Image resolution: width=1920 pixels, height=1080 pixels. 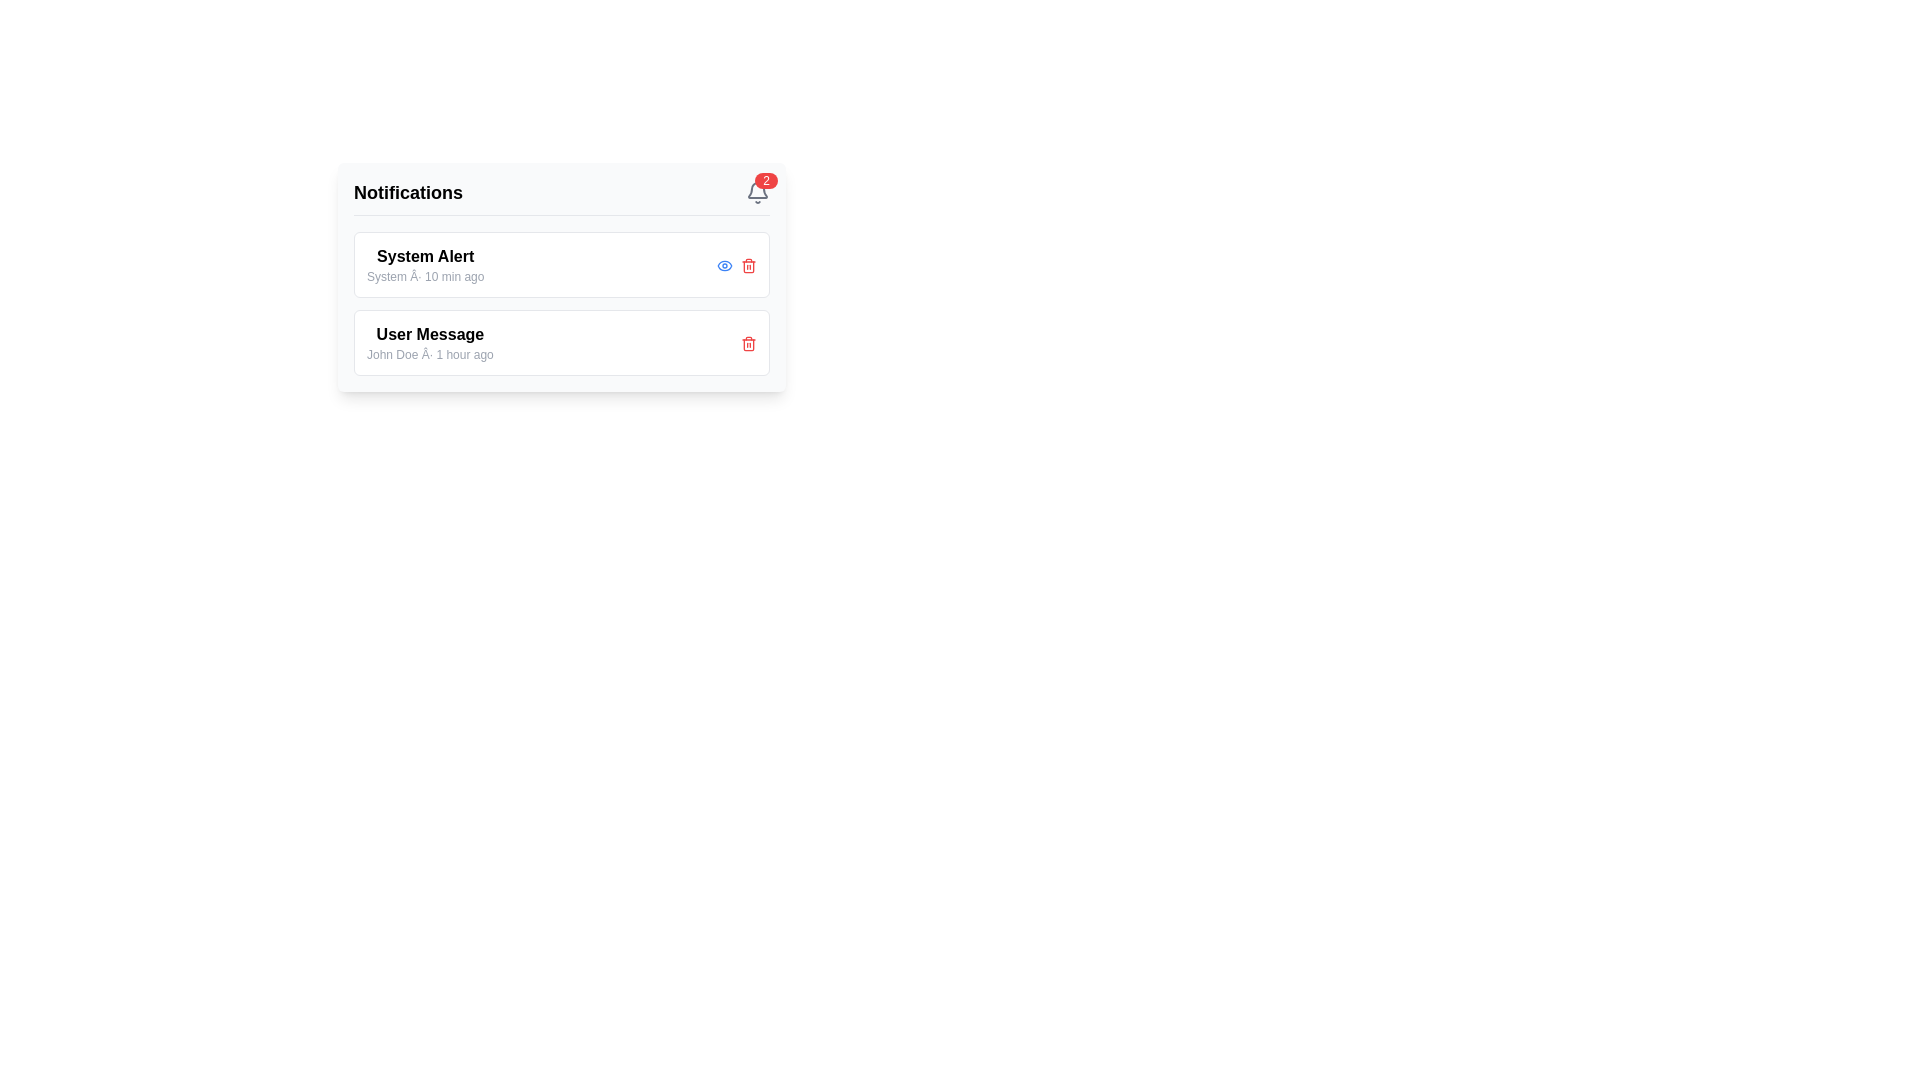 I want to click on the heading text 'Notifications' which is styled with bold and large font, located at the top of the notification center interface, so click(x=407, y=192).